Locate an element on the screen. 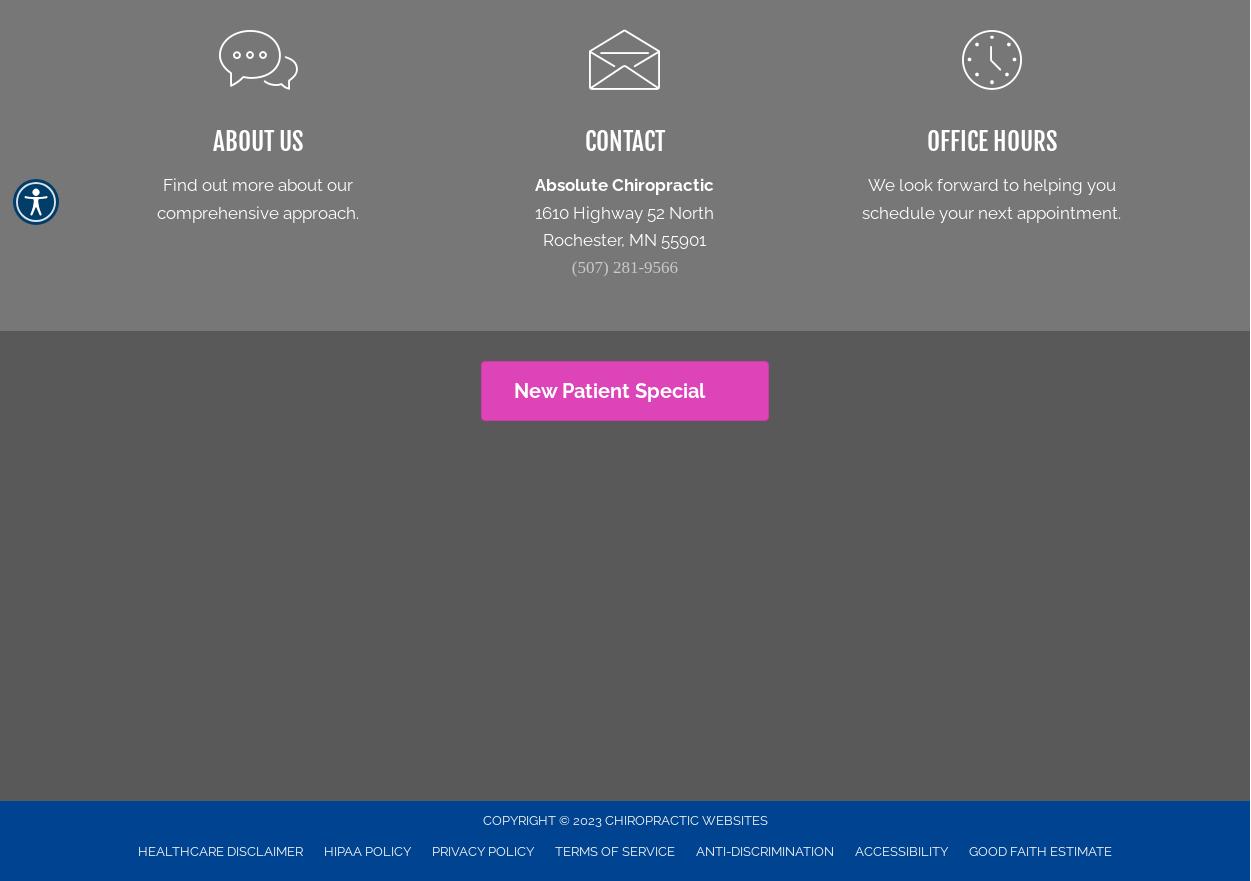  'comprehensive approach.' is located at coordinates (157, 210).